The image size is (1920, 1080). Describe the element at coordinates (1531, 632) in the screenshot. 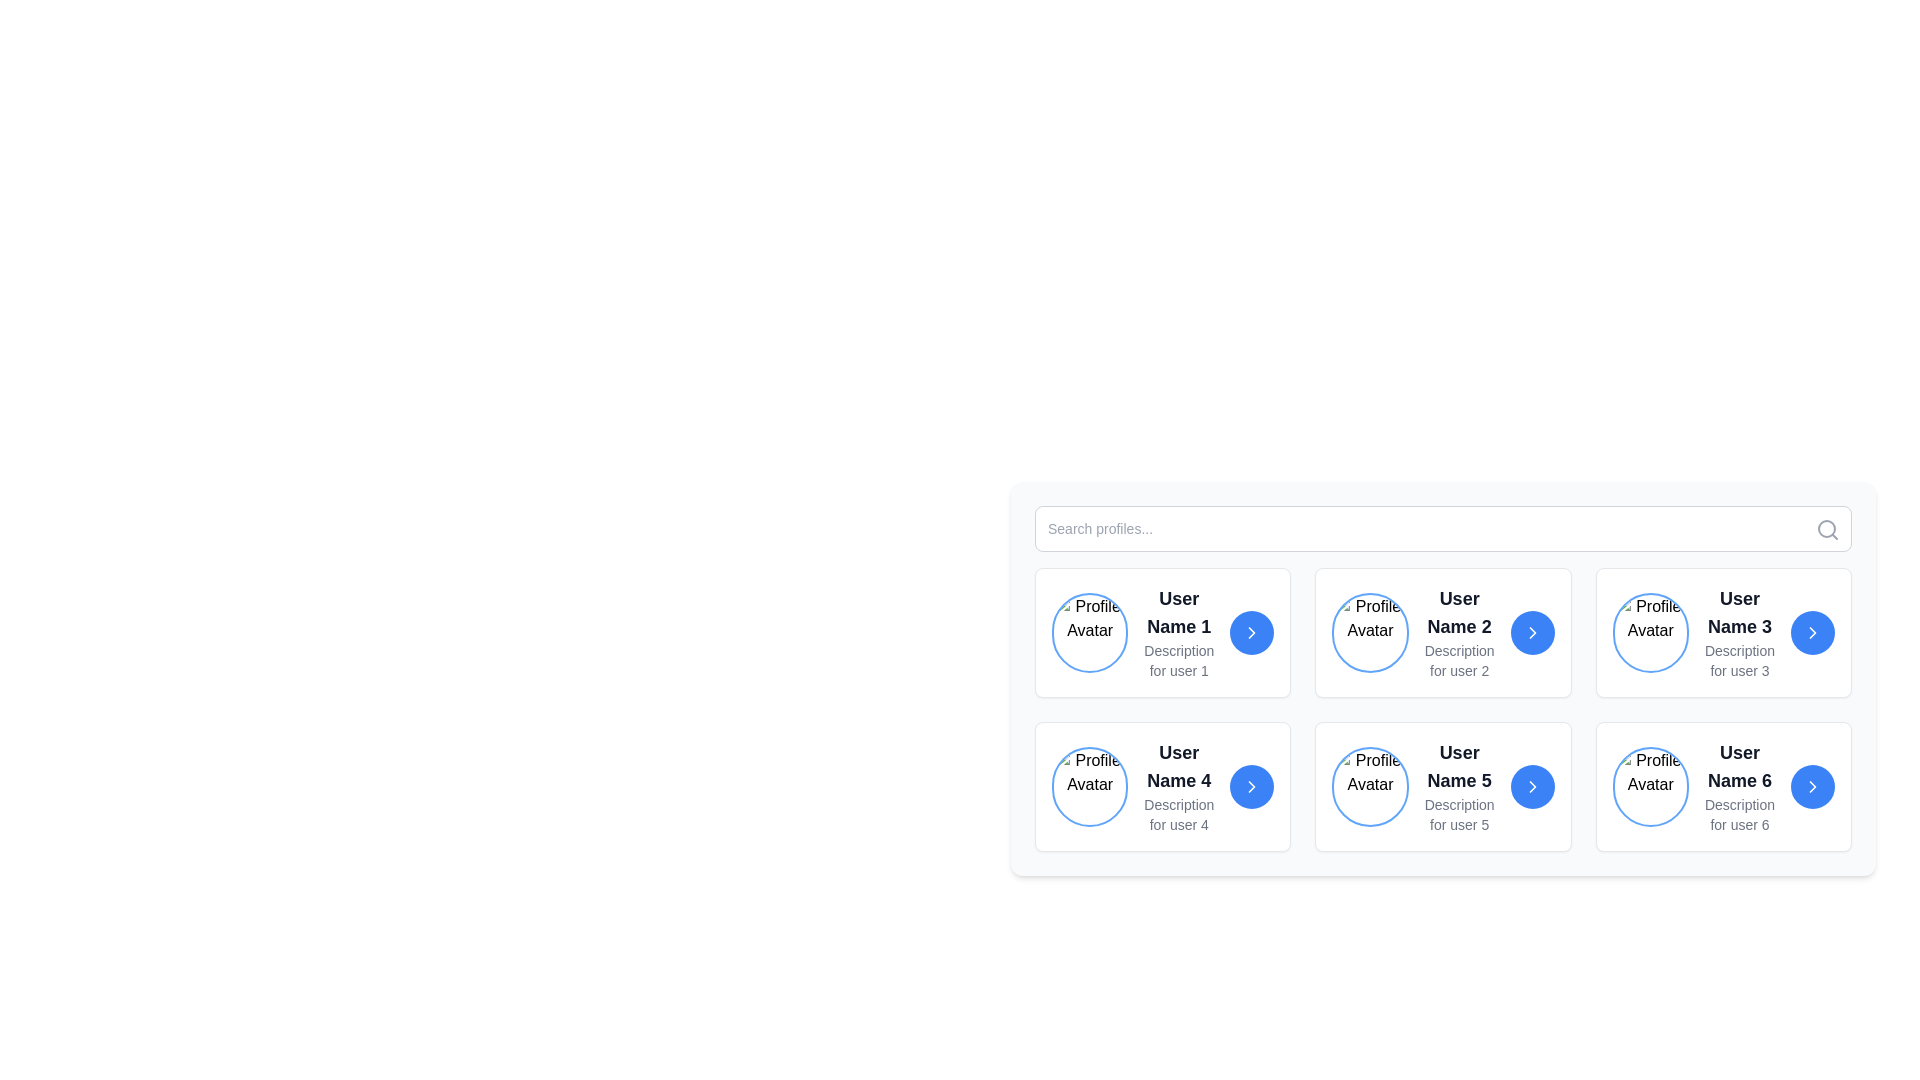

I see `the navigation button located in the bottom-right corner of the 'User Name 2 Description for user 2' card` at that location.